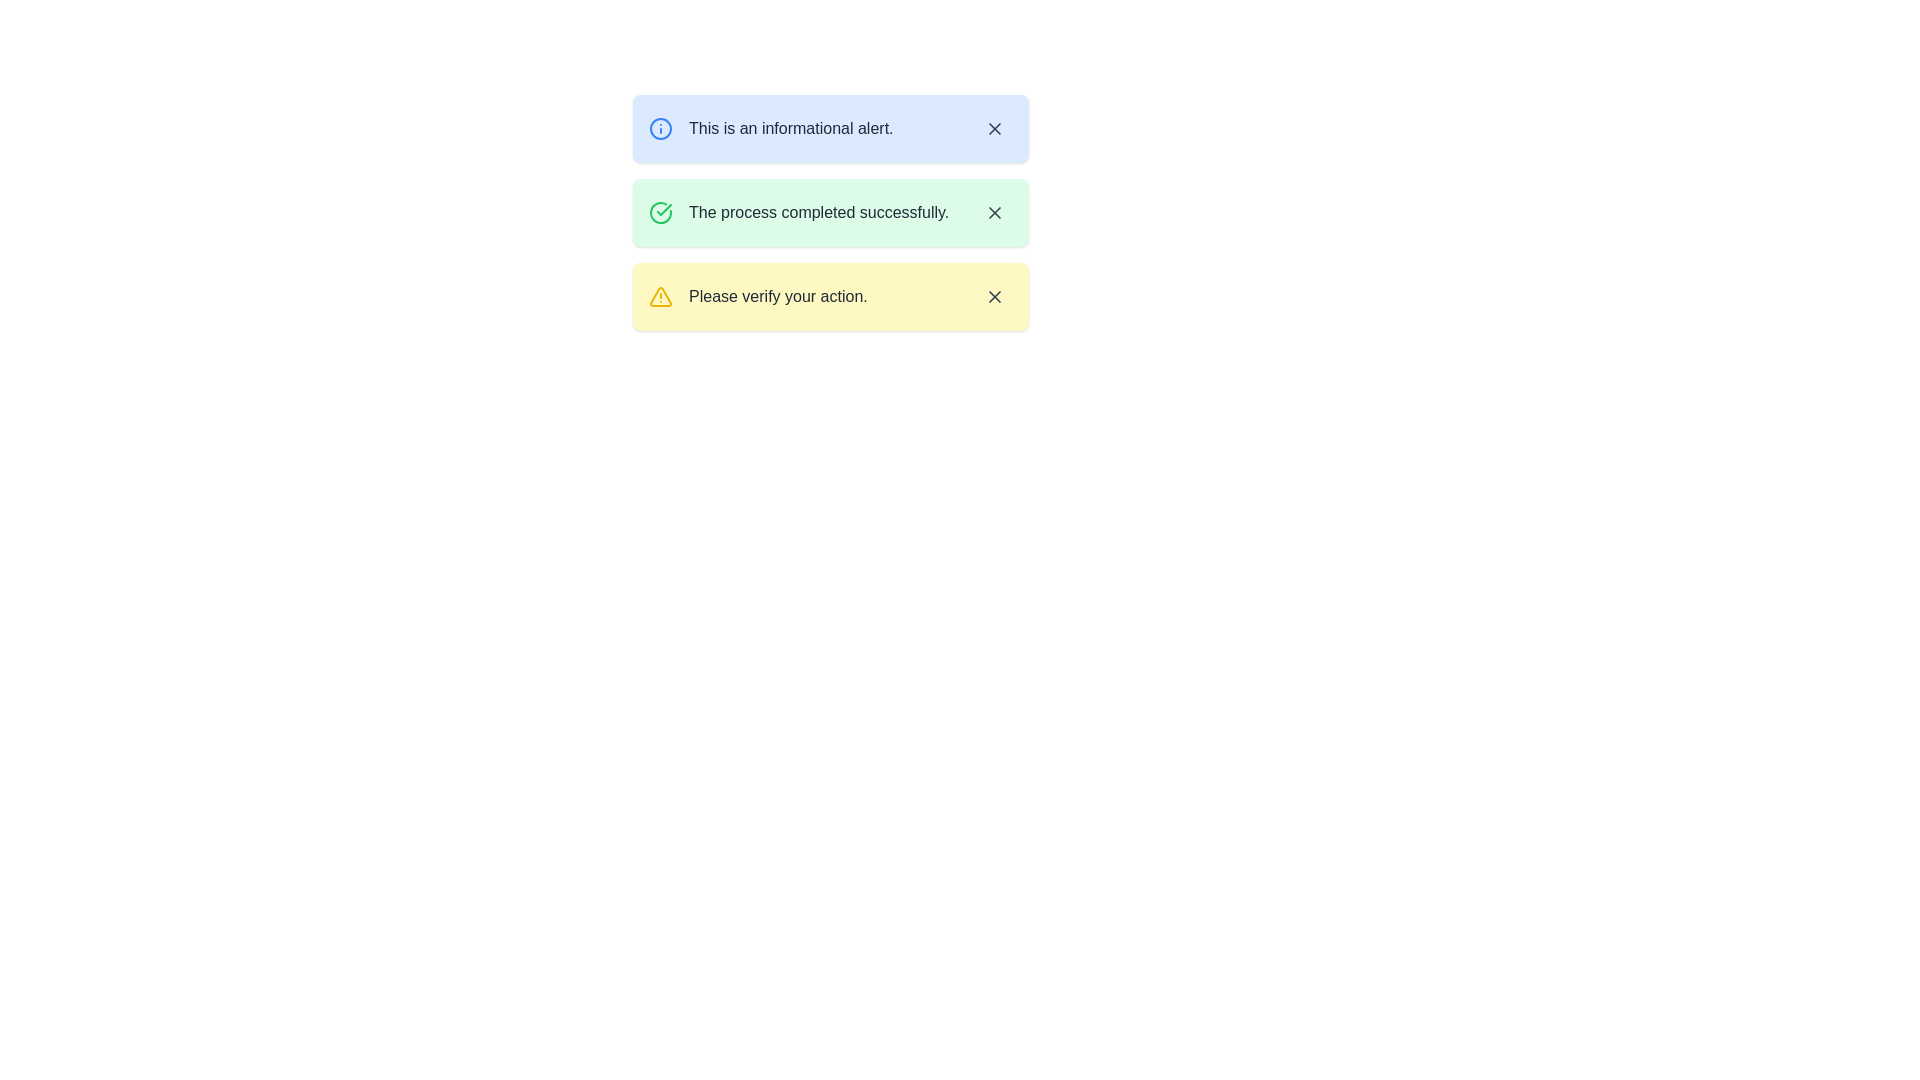  I want to click on the close button located at the far right edge of the yellow notification box, so click(994, 297).